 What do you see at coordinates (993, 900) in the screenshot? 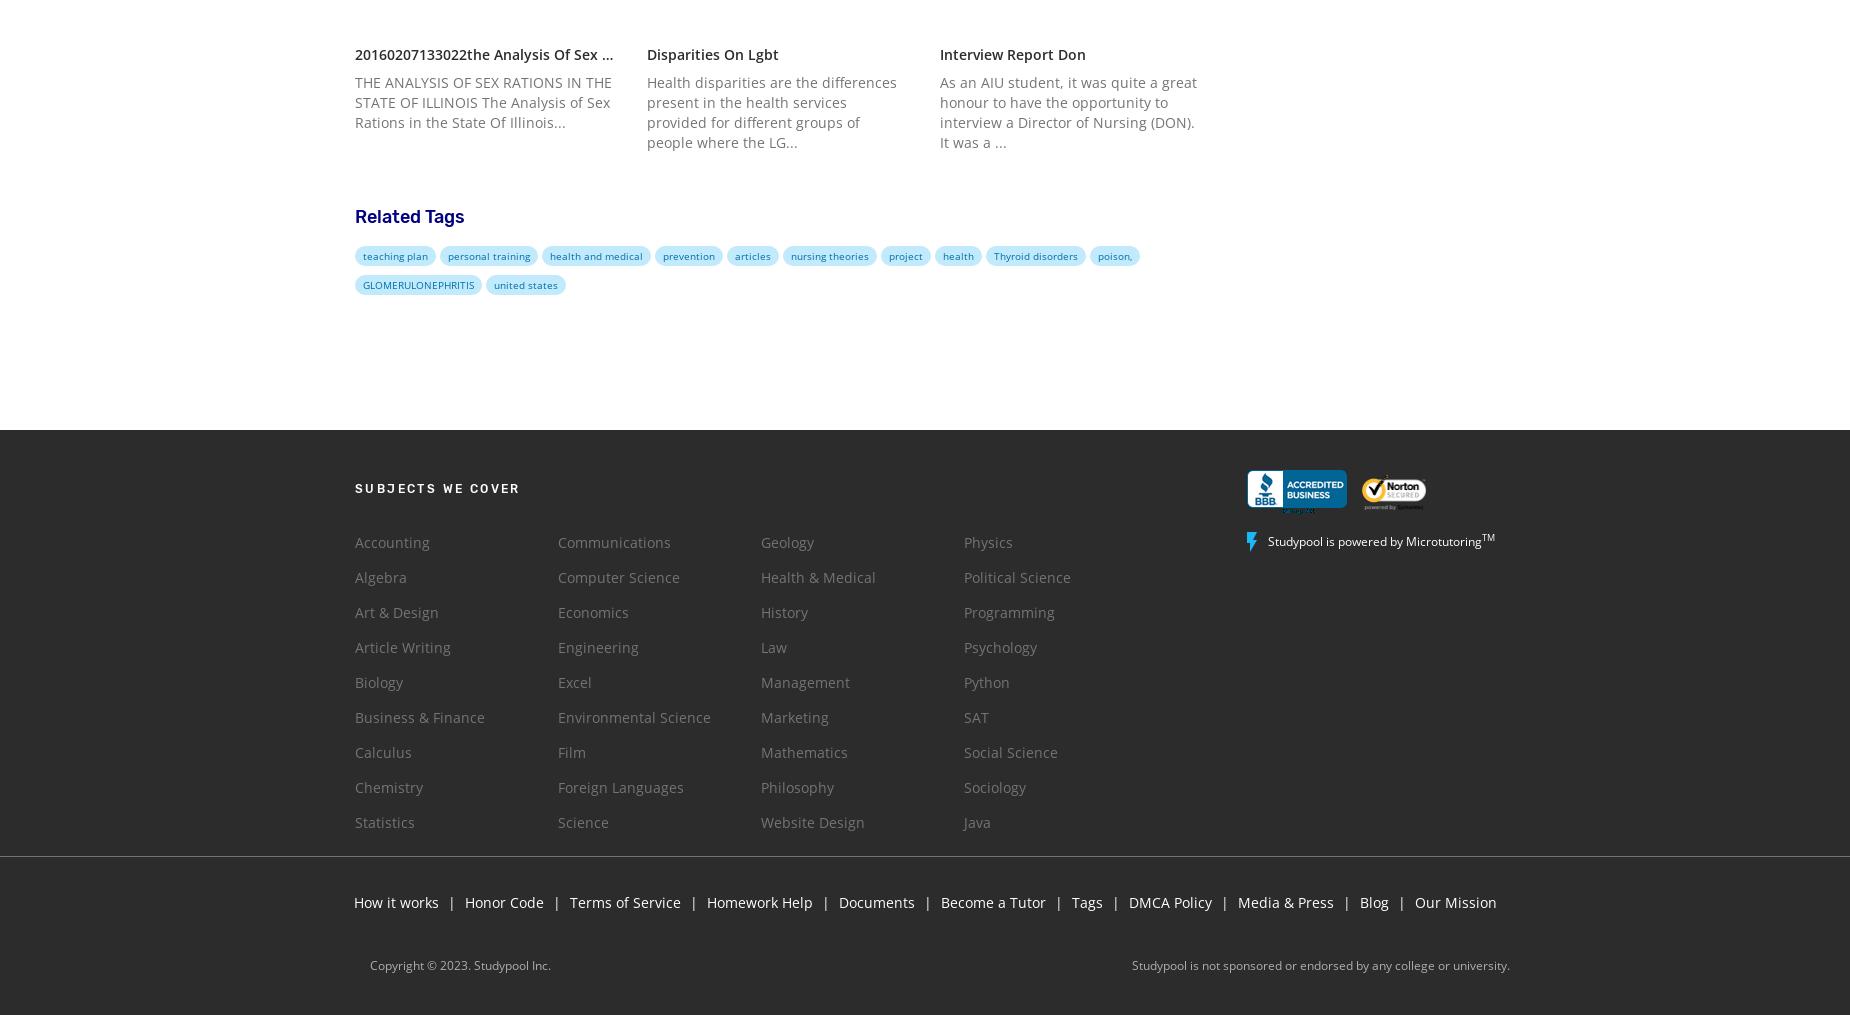
I see `'Become a Tutor'` at bounding box center [993, 900].